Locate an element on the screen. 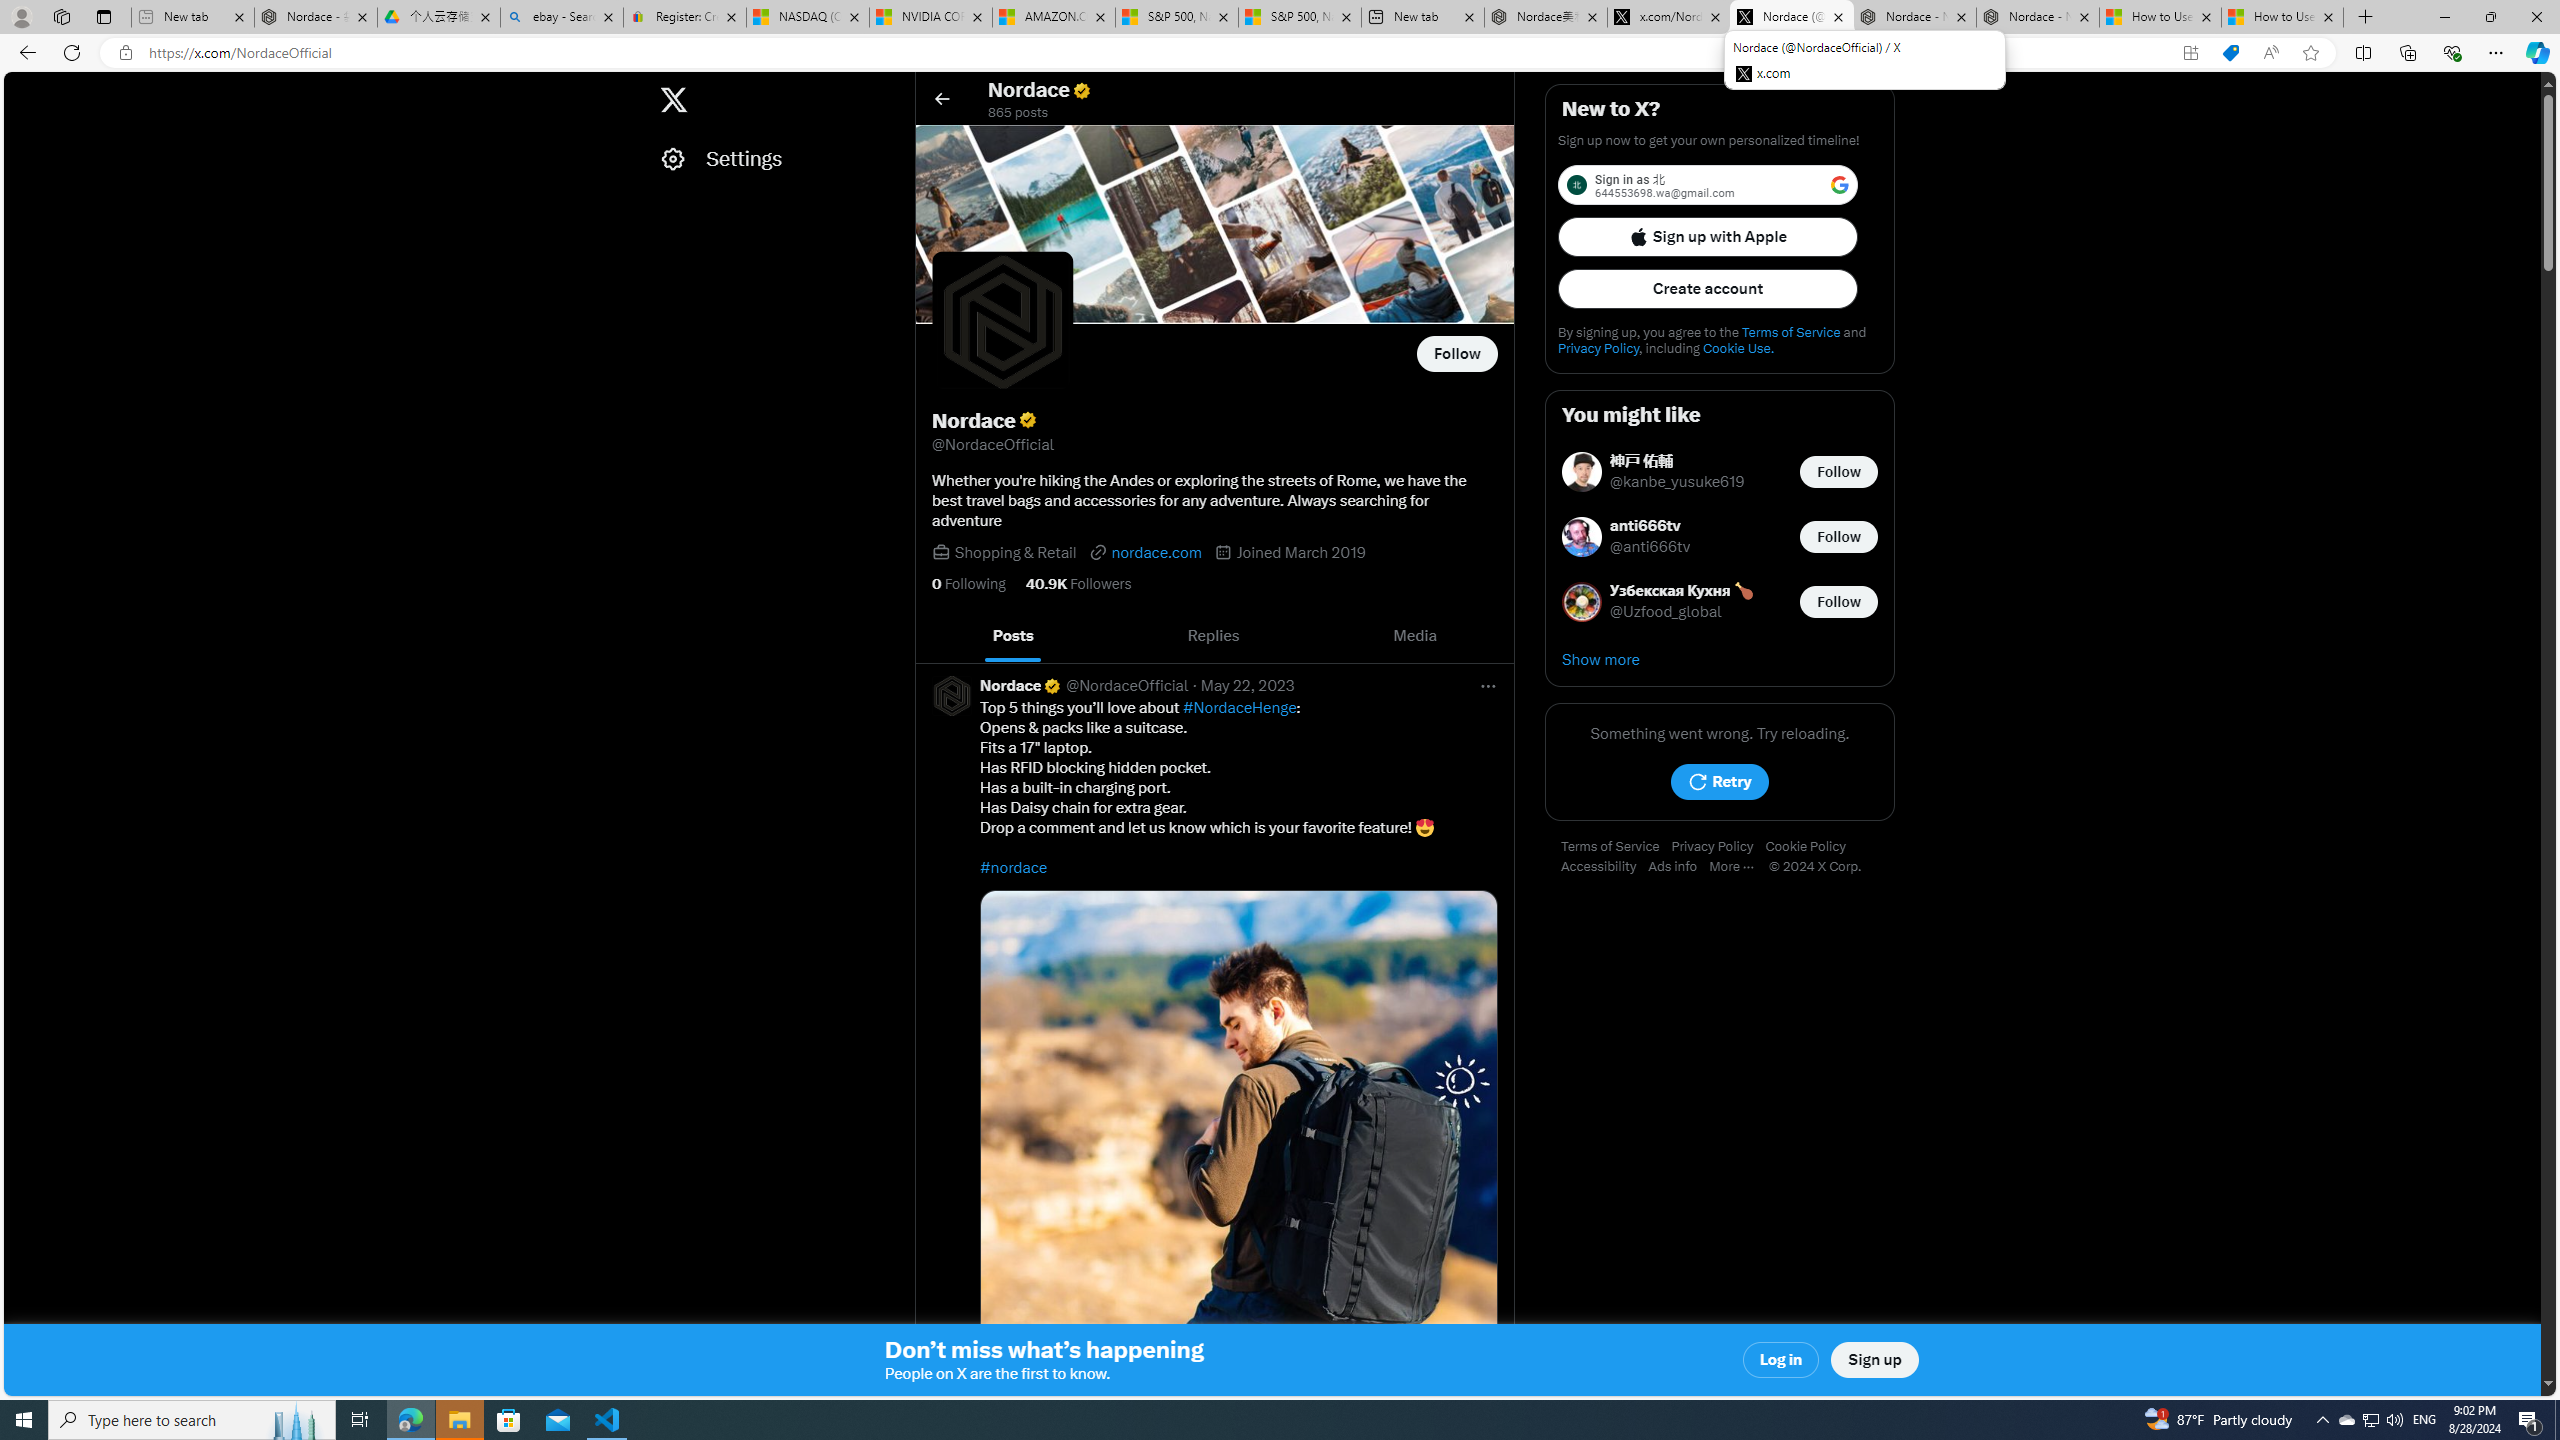  'Media' is located at coordinates (1414, 635).